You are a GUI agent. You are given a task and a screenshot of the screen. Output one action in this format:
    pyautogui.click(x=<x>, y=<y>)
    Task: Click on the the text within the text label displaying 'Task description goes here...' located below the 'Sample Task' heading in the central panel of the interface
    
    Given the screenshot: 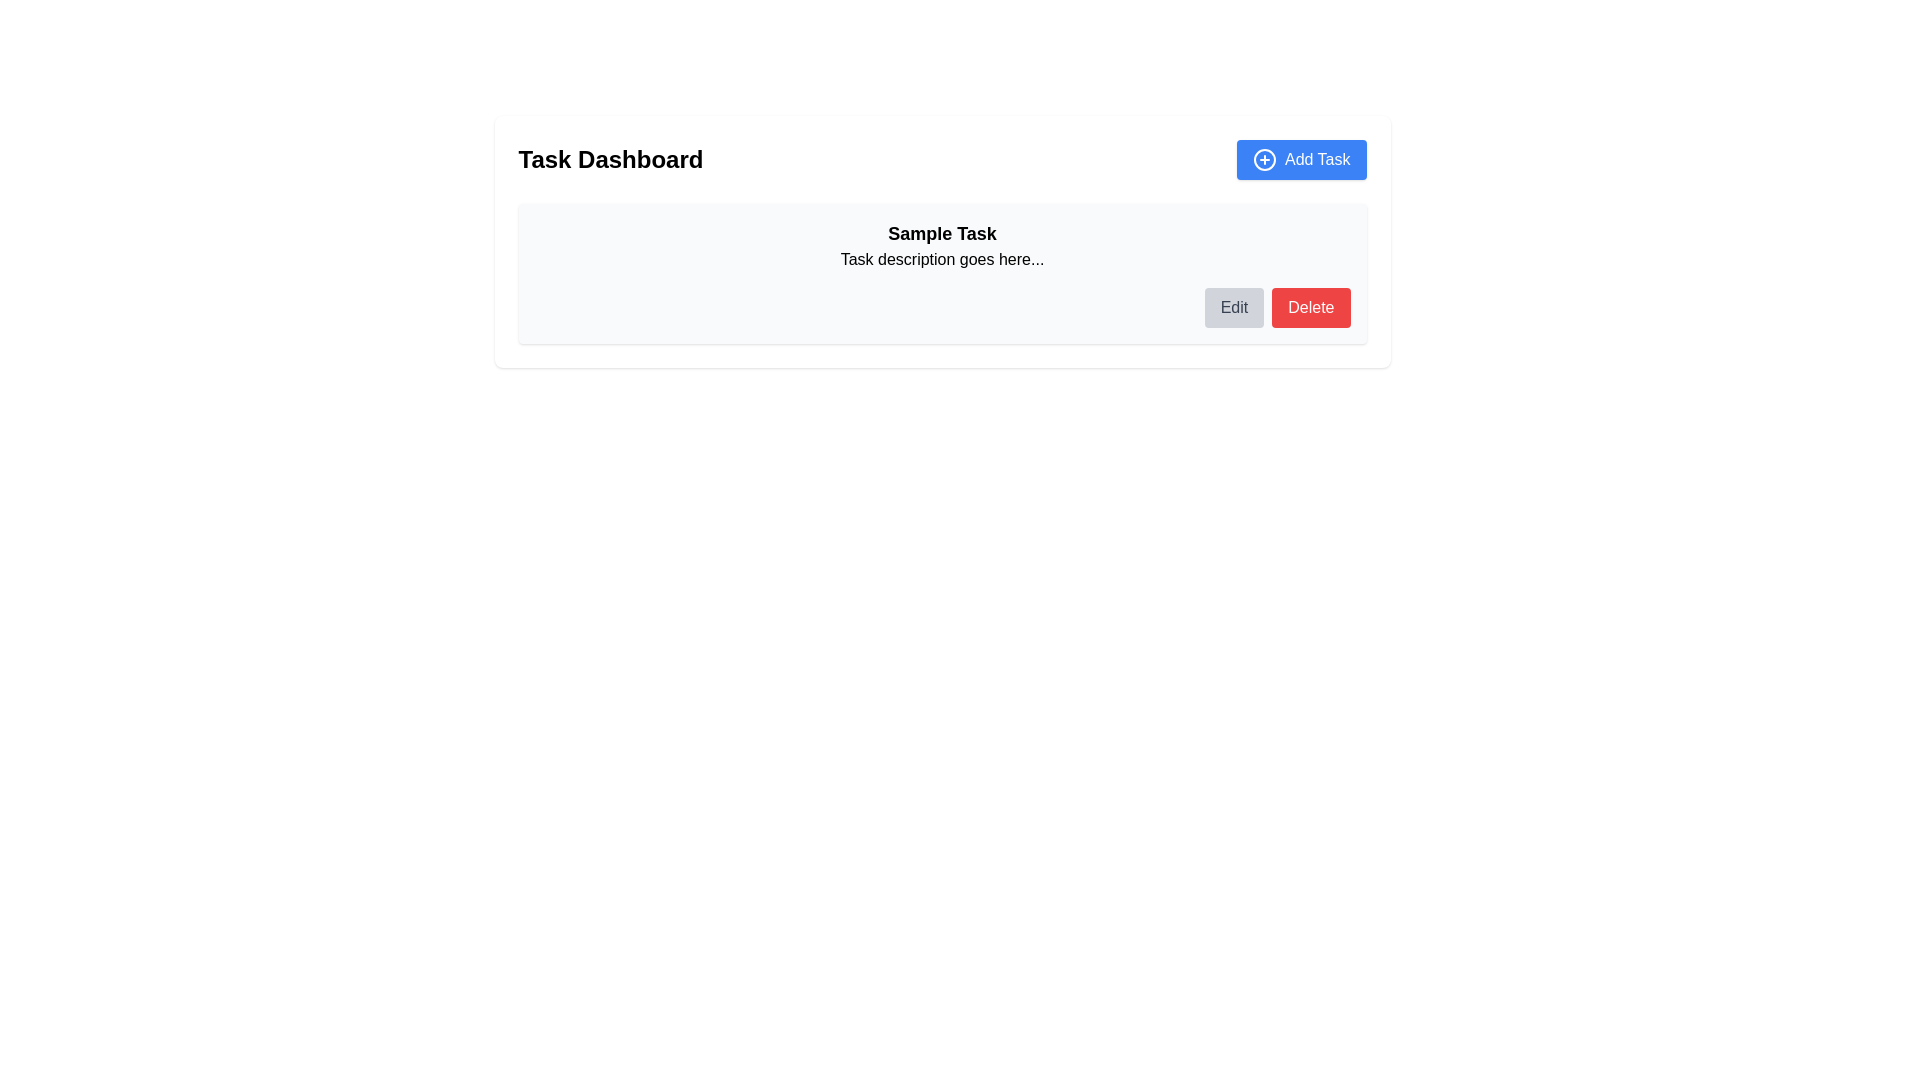 What is the action you would take?
    pyautogui.click(x=941, y=258)
    